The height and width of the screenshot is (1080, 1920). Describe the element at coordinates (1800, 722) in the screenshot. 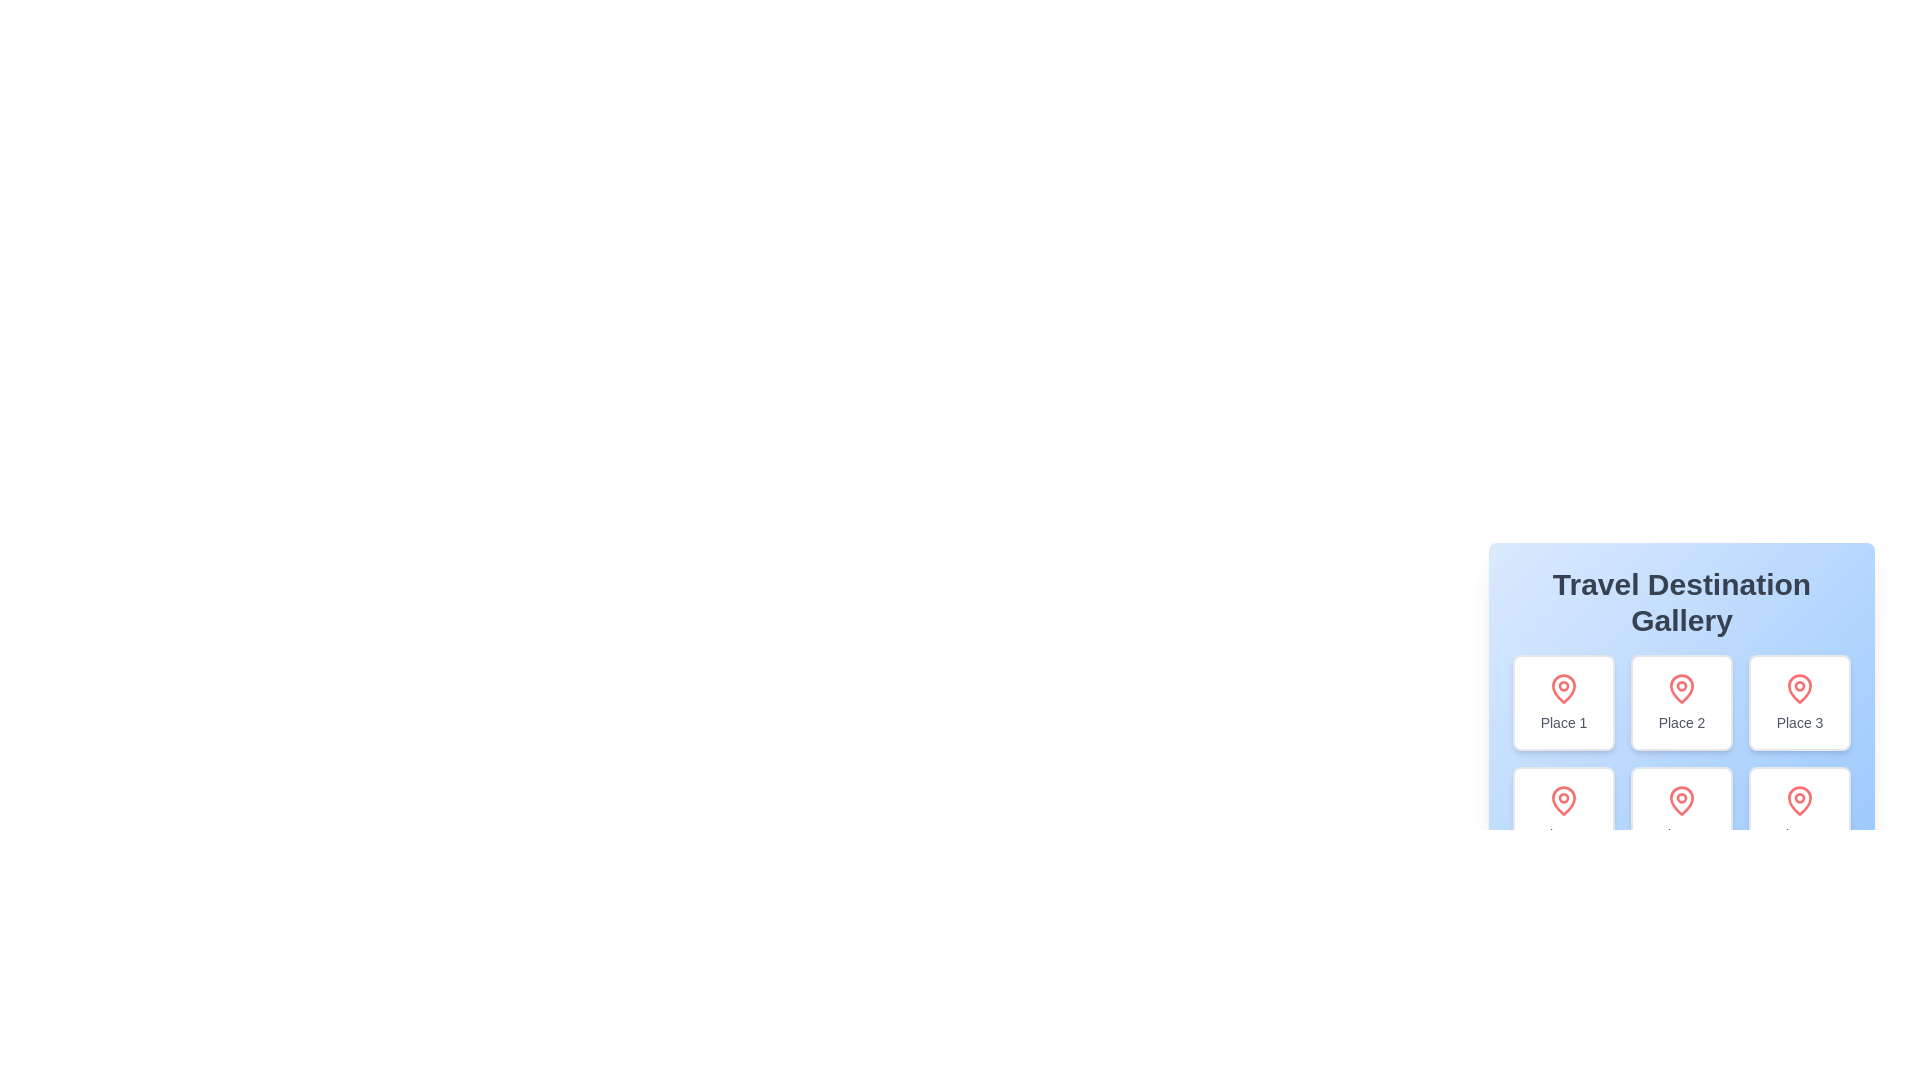

I see `the text label that serves as a descriptor for 'Place 3', located at the bottom of a card in the third position of the top row within the 'Travel Destination Gallery'` at that location.